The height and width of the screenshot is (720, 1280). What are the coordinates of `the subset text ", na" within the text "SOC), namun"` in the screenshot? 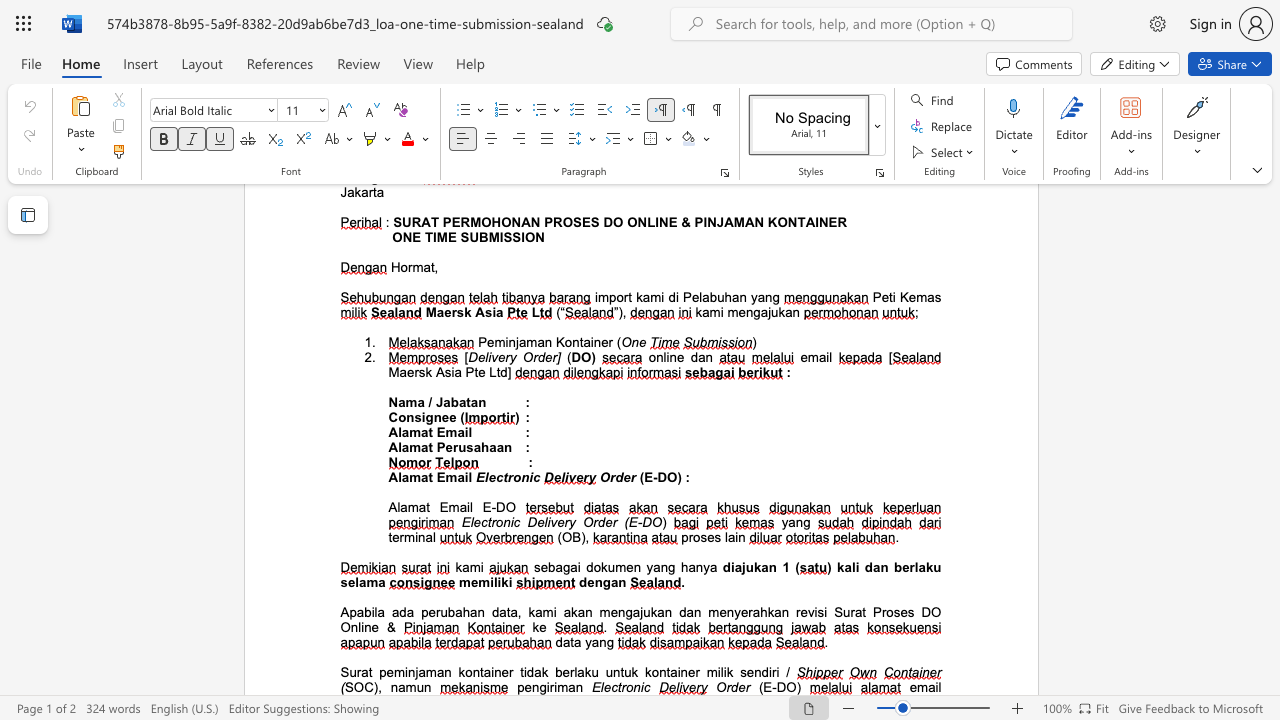 It's located at (378, 686).